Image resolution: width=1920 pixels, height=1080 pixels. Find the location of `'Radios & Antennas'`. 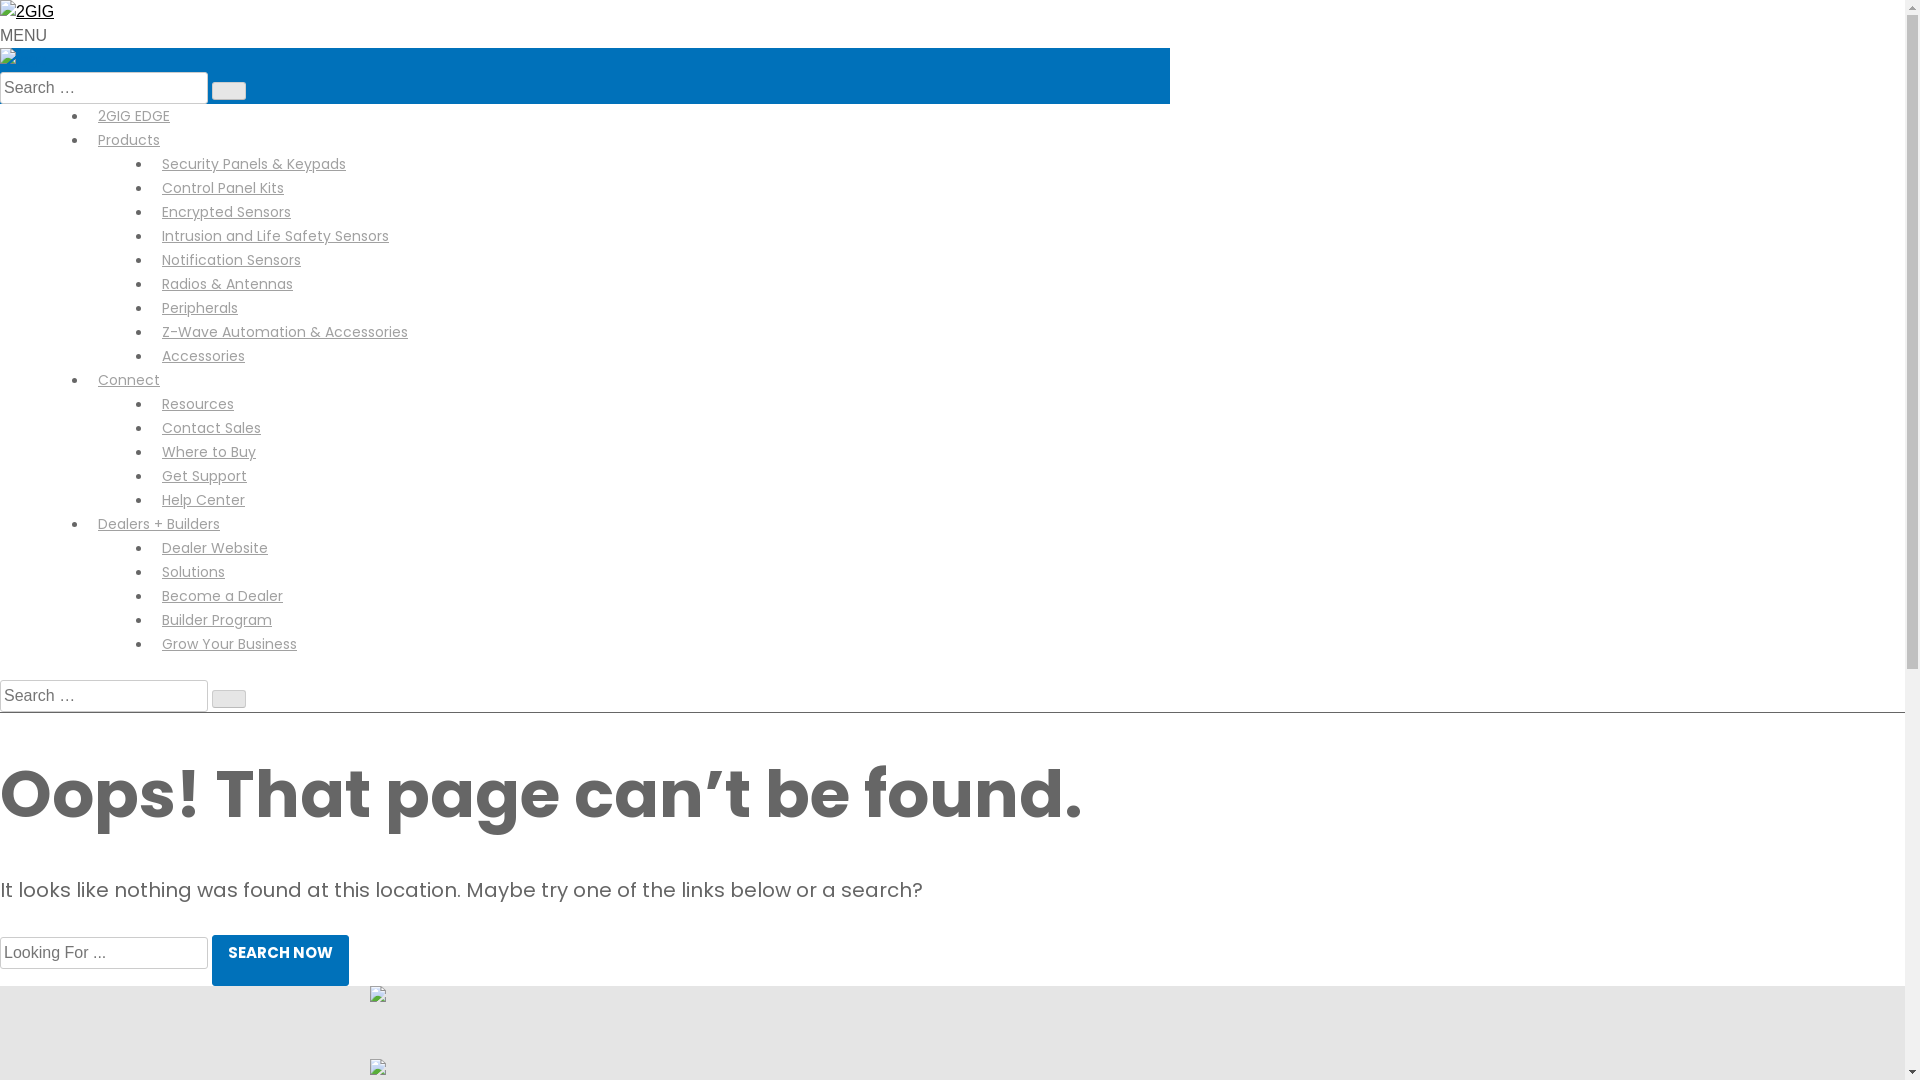

'Radios & Antennas' is located at coordinates (227, 284).